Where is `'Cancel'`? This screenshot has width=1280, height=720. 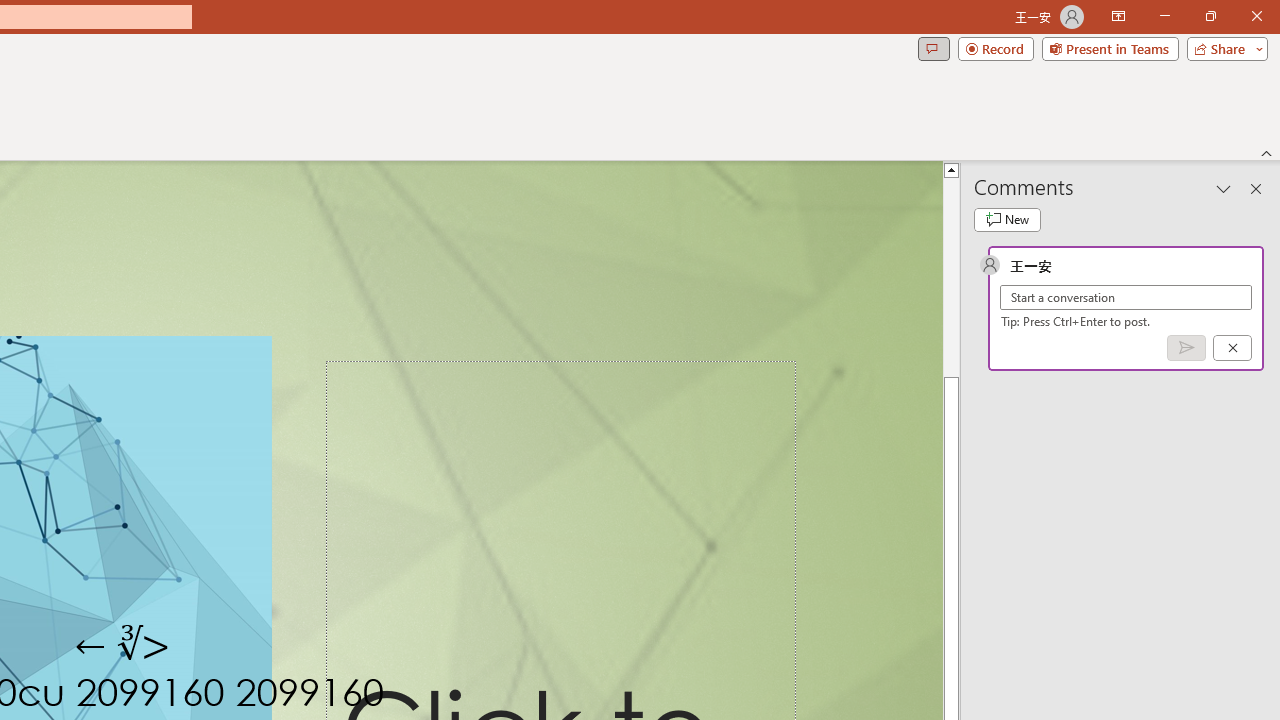 'Cancel' is located at coordinates (1231, 346).